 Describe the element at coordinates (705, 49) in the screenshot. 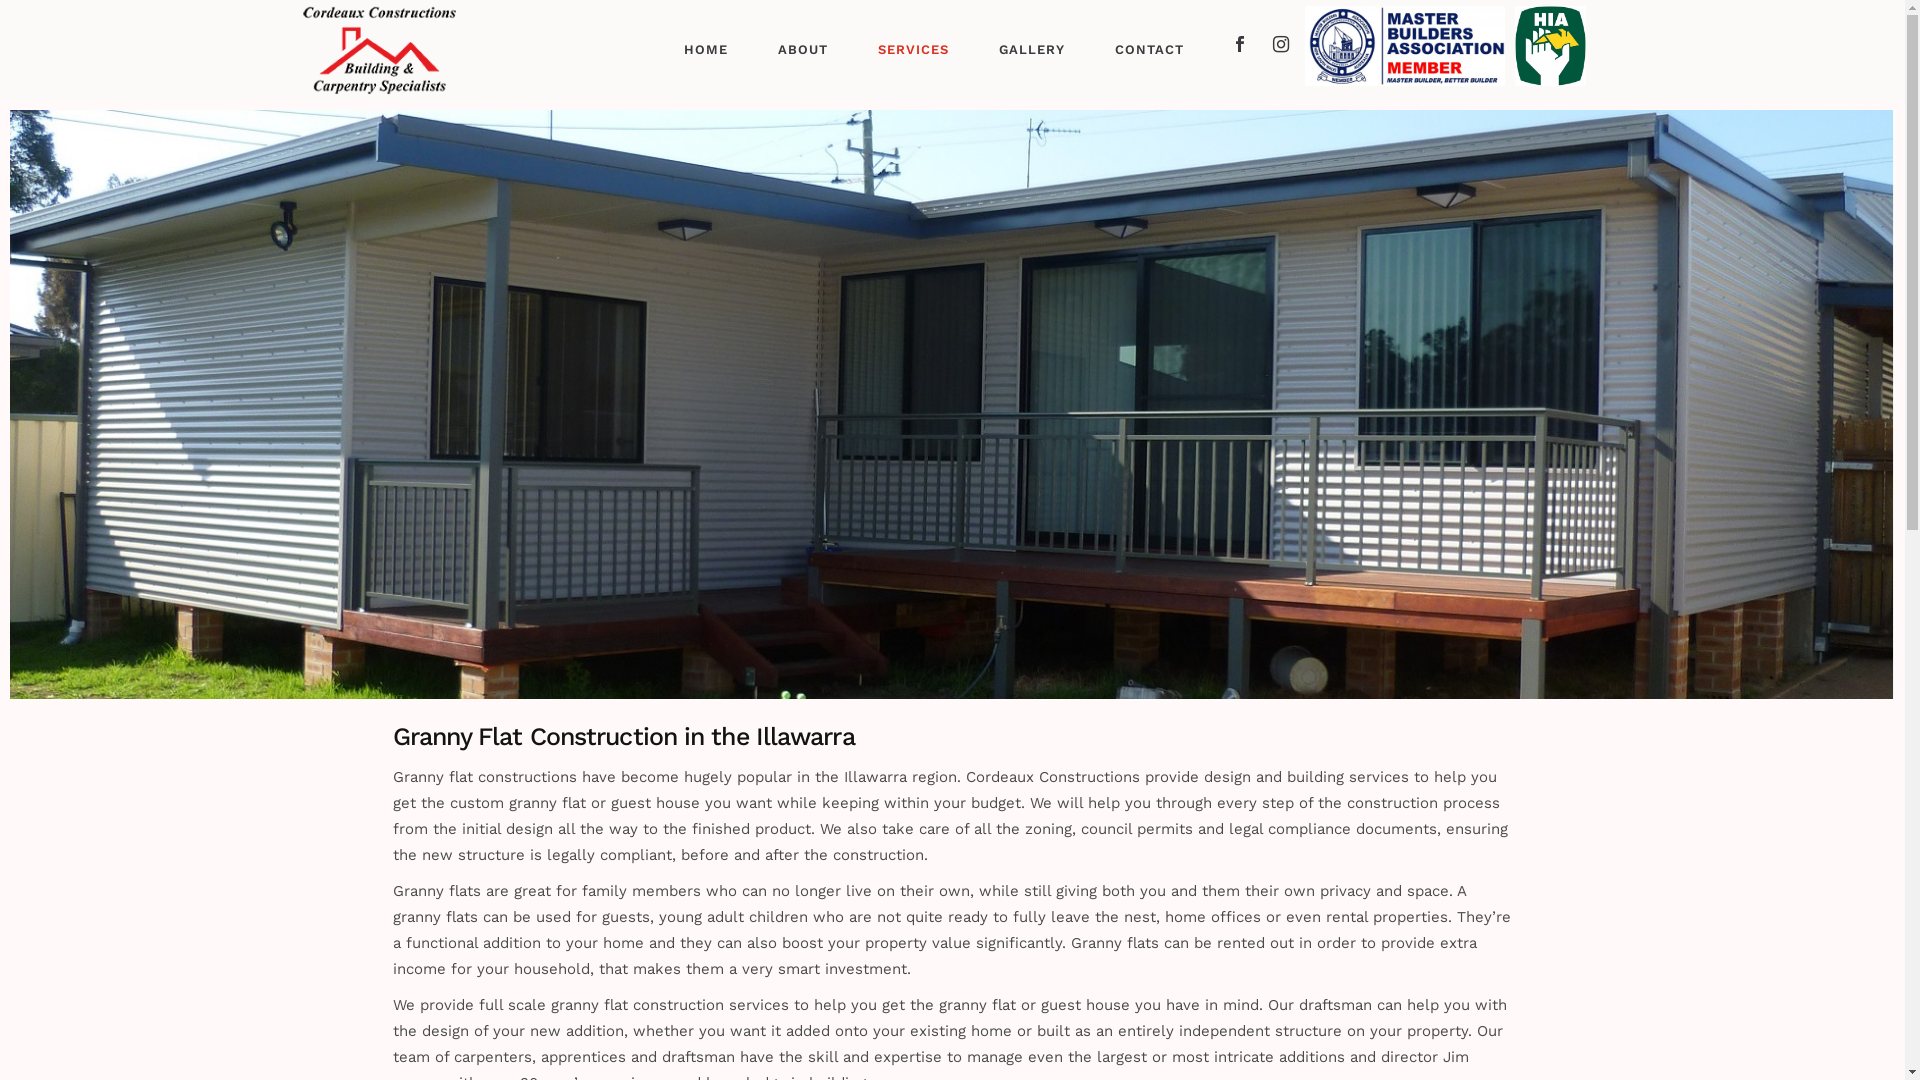

I see `'HOME'` at that location.